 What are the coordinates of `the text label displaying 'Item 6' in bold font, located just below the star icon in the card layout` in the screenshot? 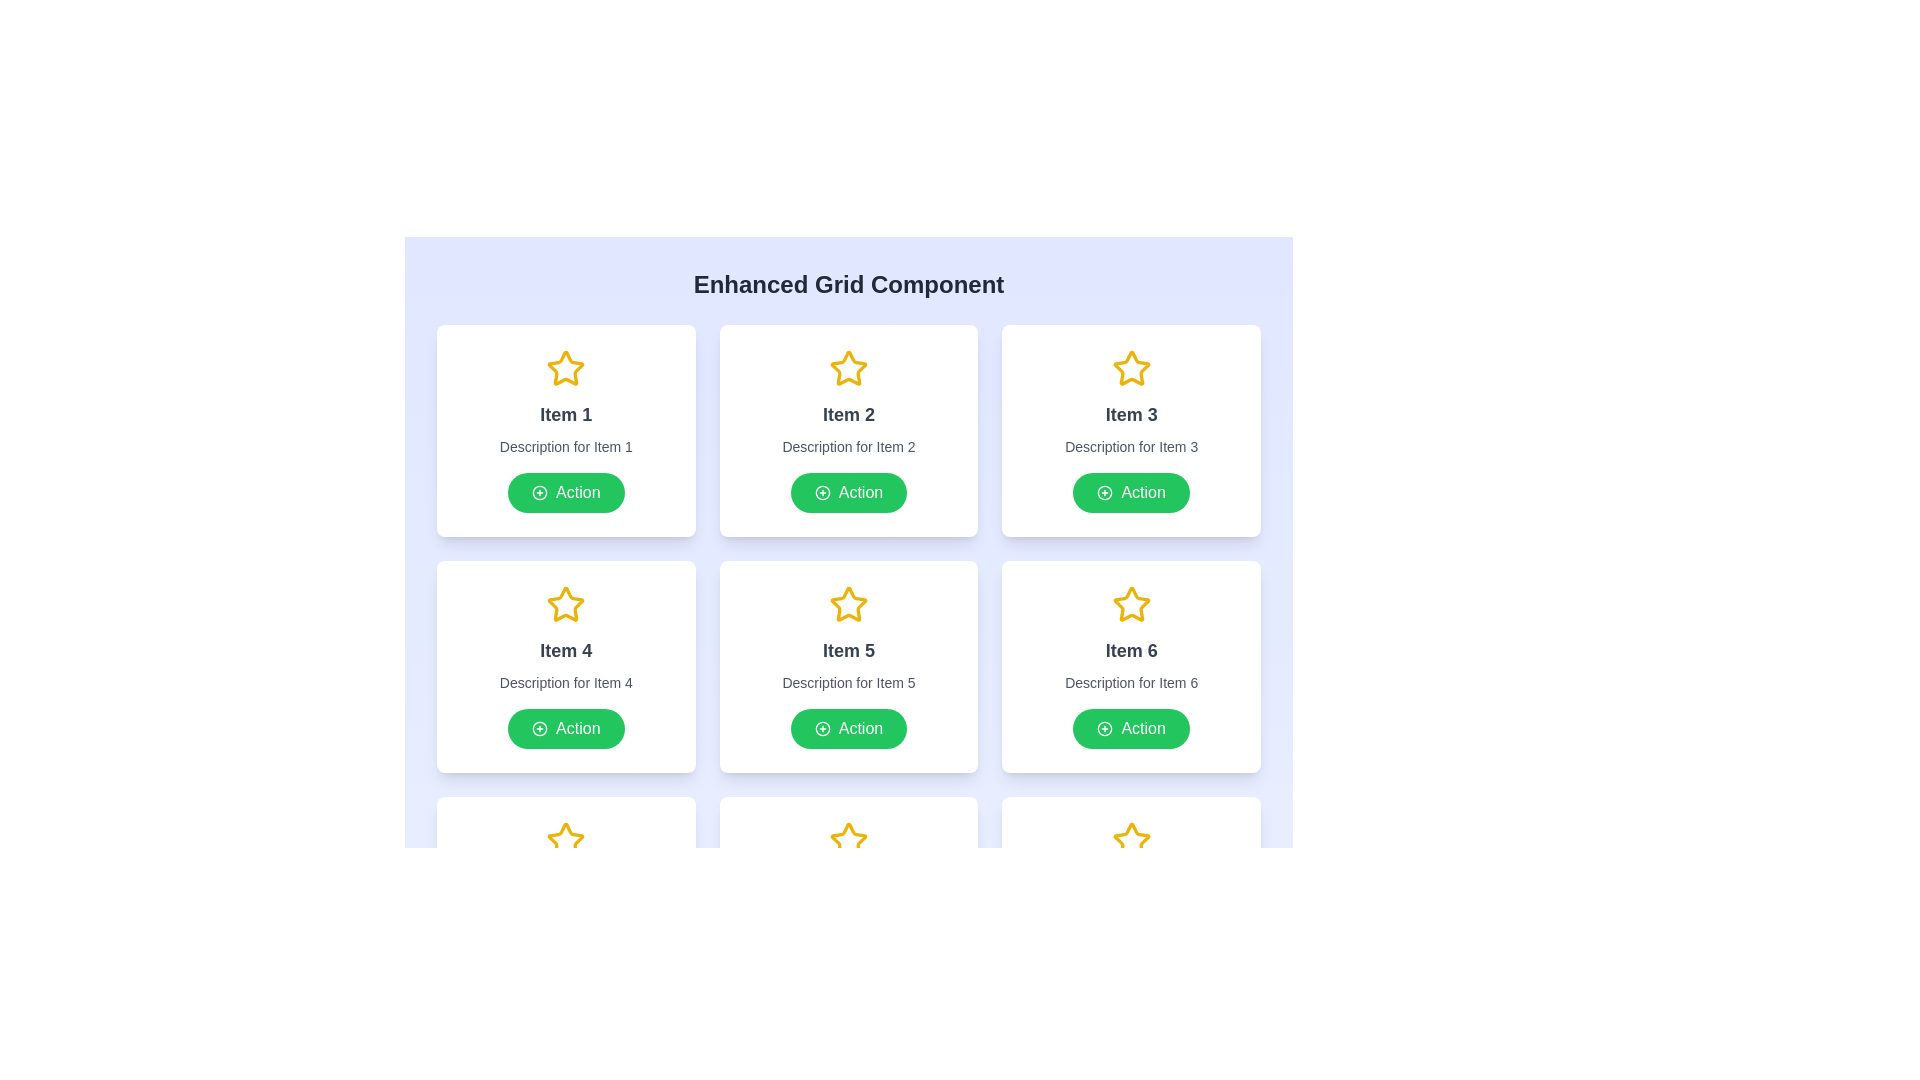 It's located at (1131, 651).